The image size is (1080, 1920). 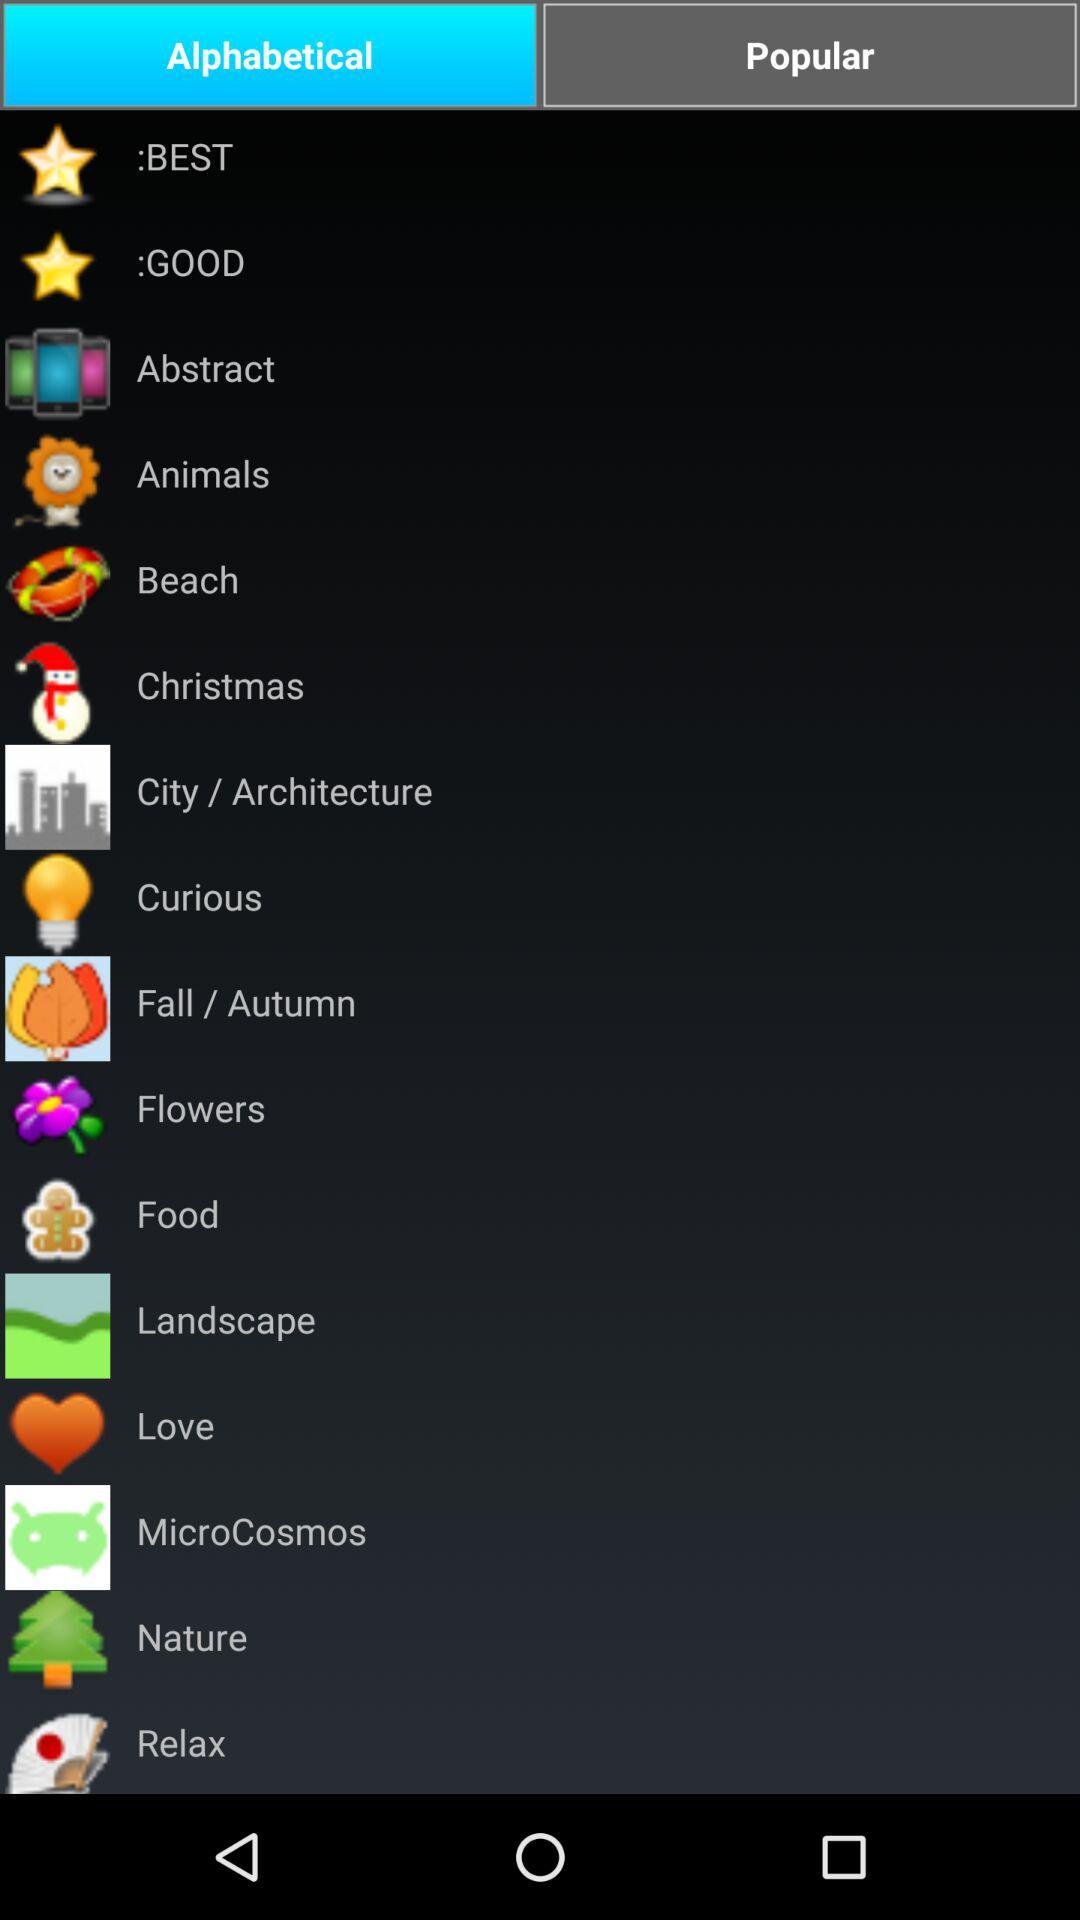 What do you see at coordinates (245, 1008) in the screenshot?
I see `the fall / autumn icon` at bounding box center [245, 1008].